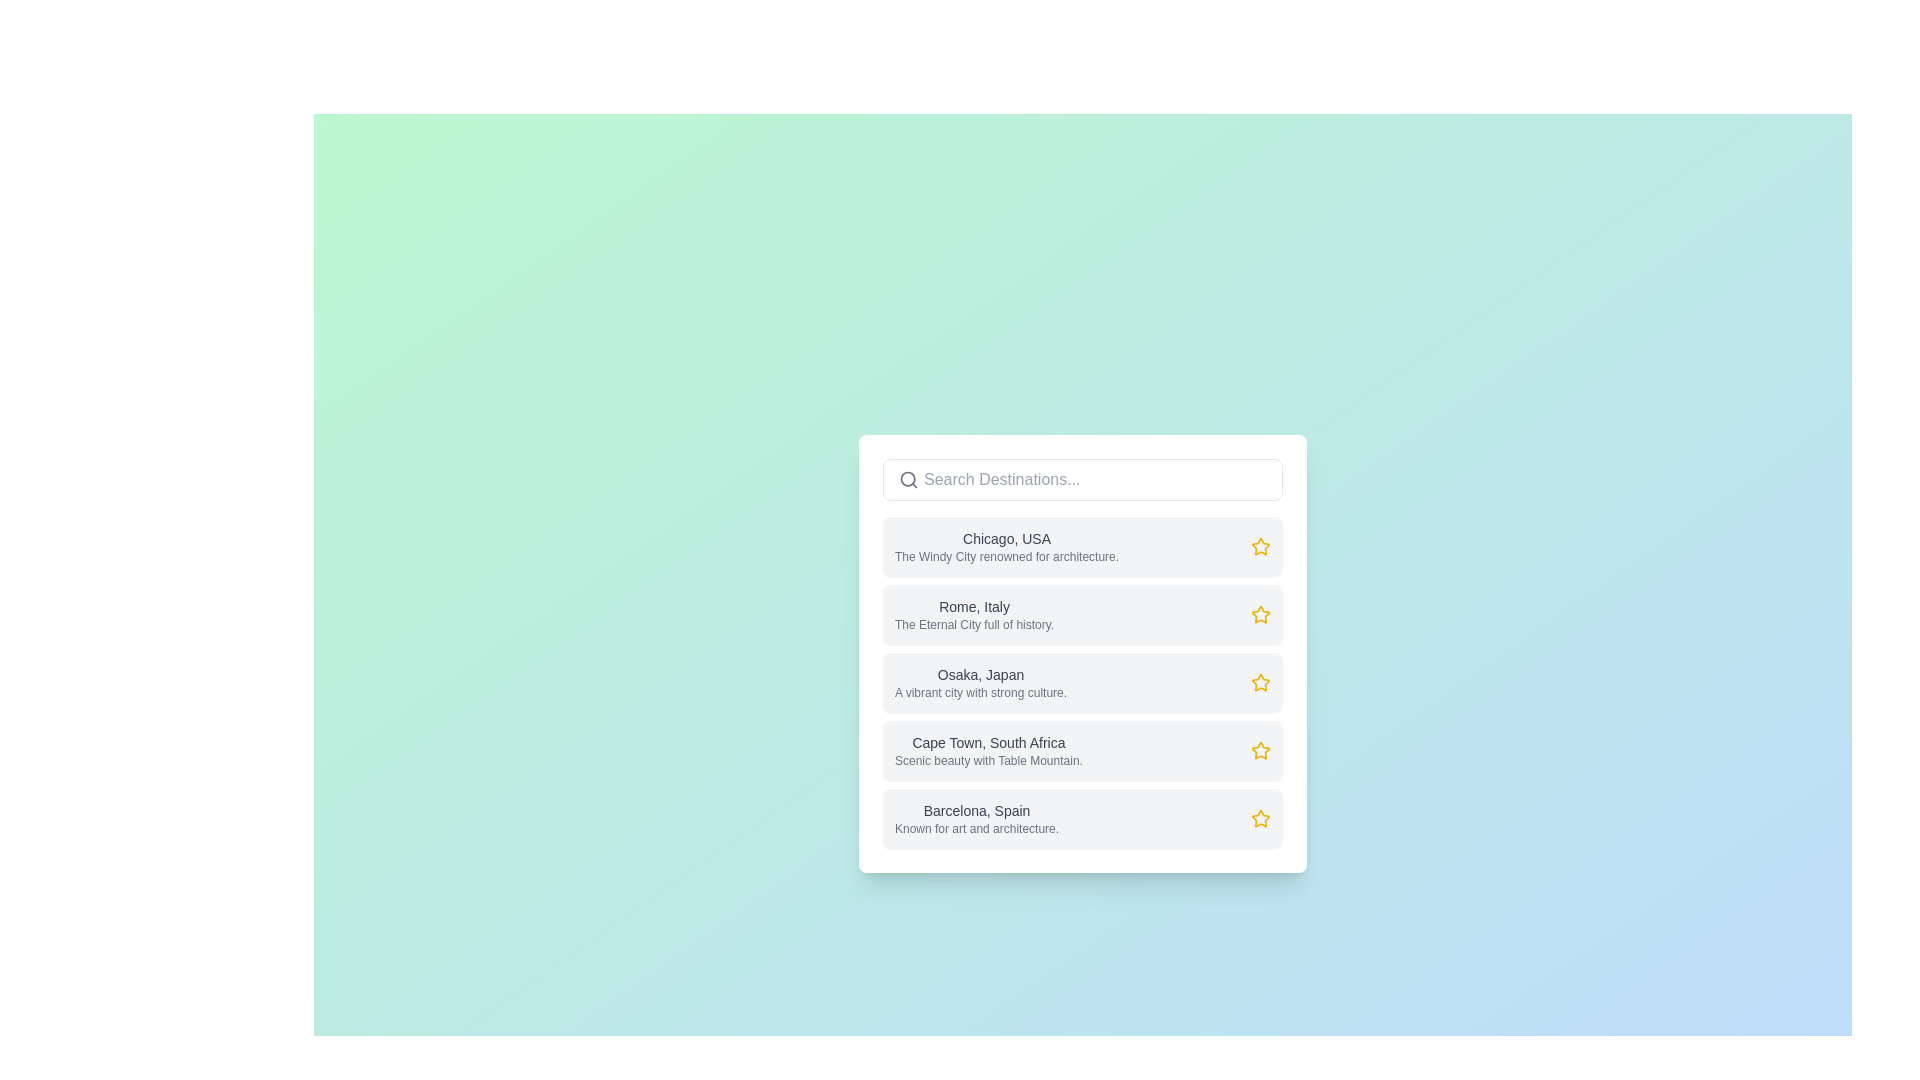 This screenshot has height=1080, width=1920. I want to click on the descriptive text block for 'Barcelona, Spain', so click(977, 818).